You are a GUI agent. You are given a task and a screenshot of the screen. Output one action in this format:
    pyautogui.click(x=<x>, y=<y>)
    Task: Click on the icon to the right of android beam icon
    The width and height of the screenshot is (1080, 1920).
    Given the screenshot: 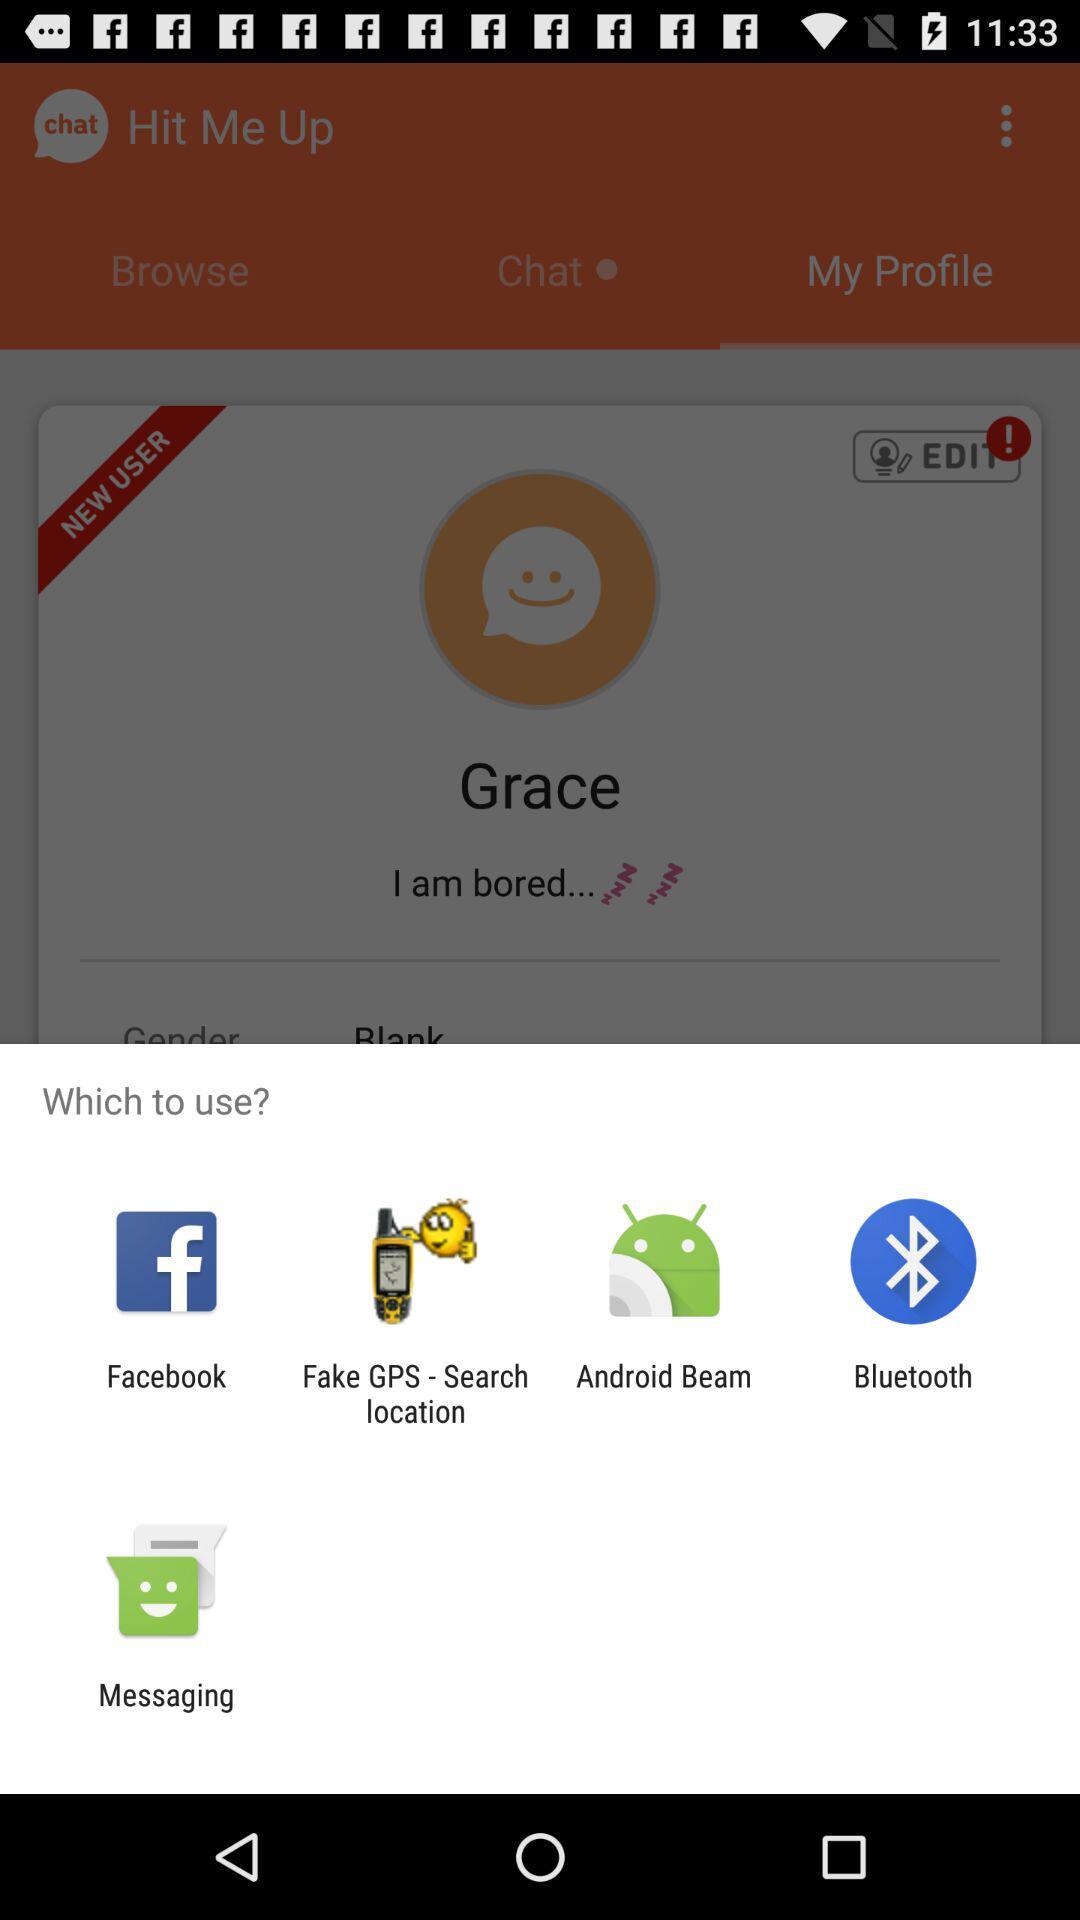 What is the action you would take?
    pyautogui.click(x=913, y=1392)
    